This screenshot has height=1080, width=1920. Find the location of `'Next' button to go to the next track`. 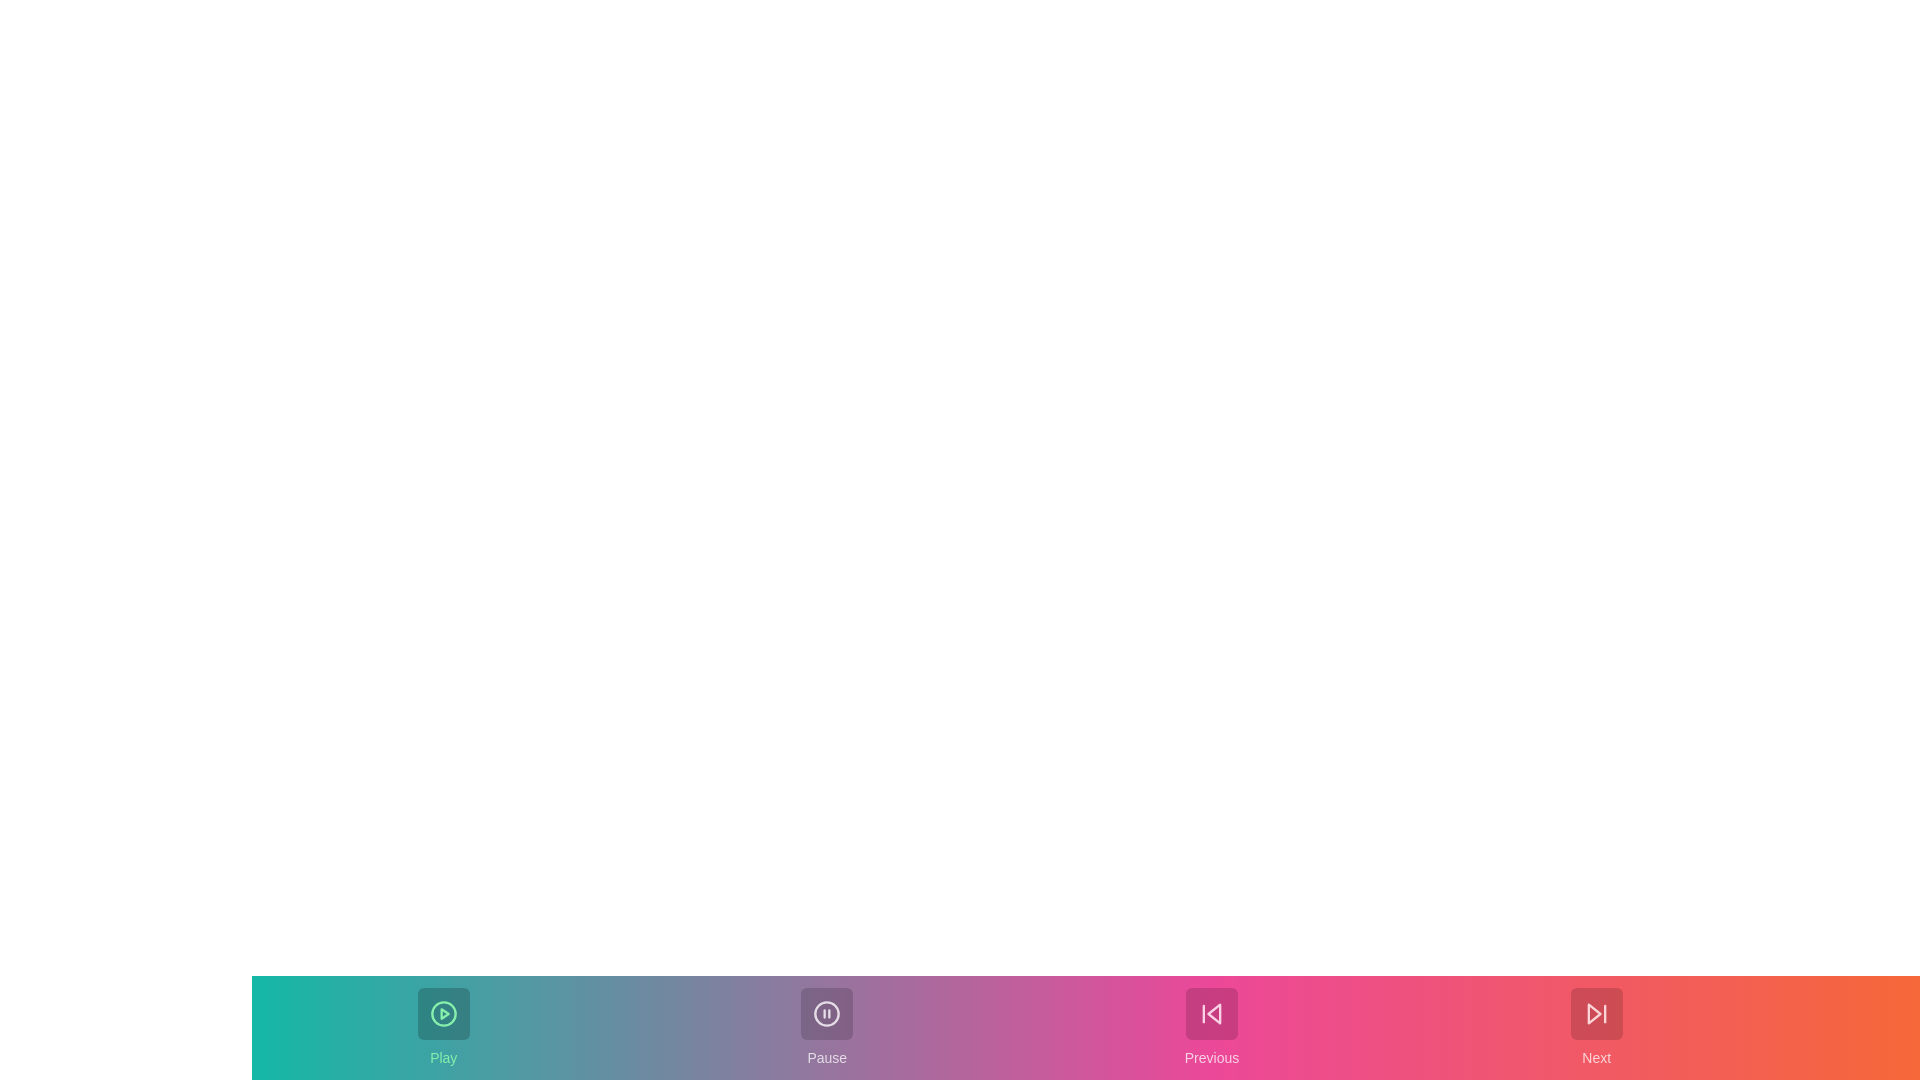

'Next' button to go to the next track is located at coordinates (1595, 1028).